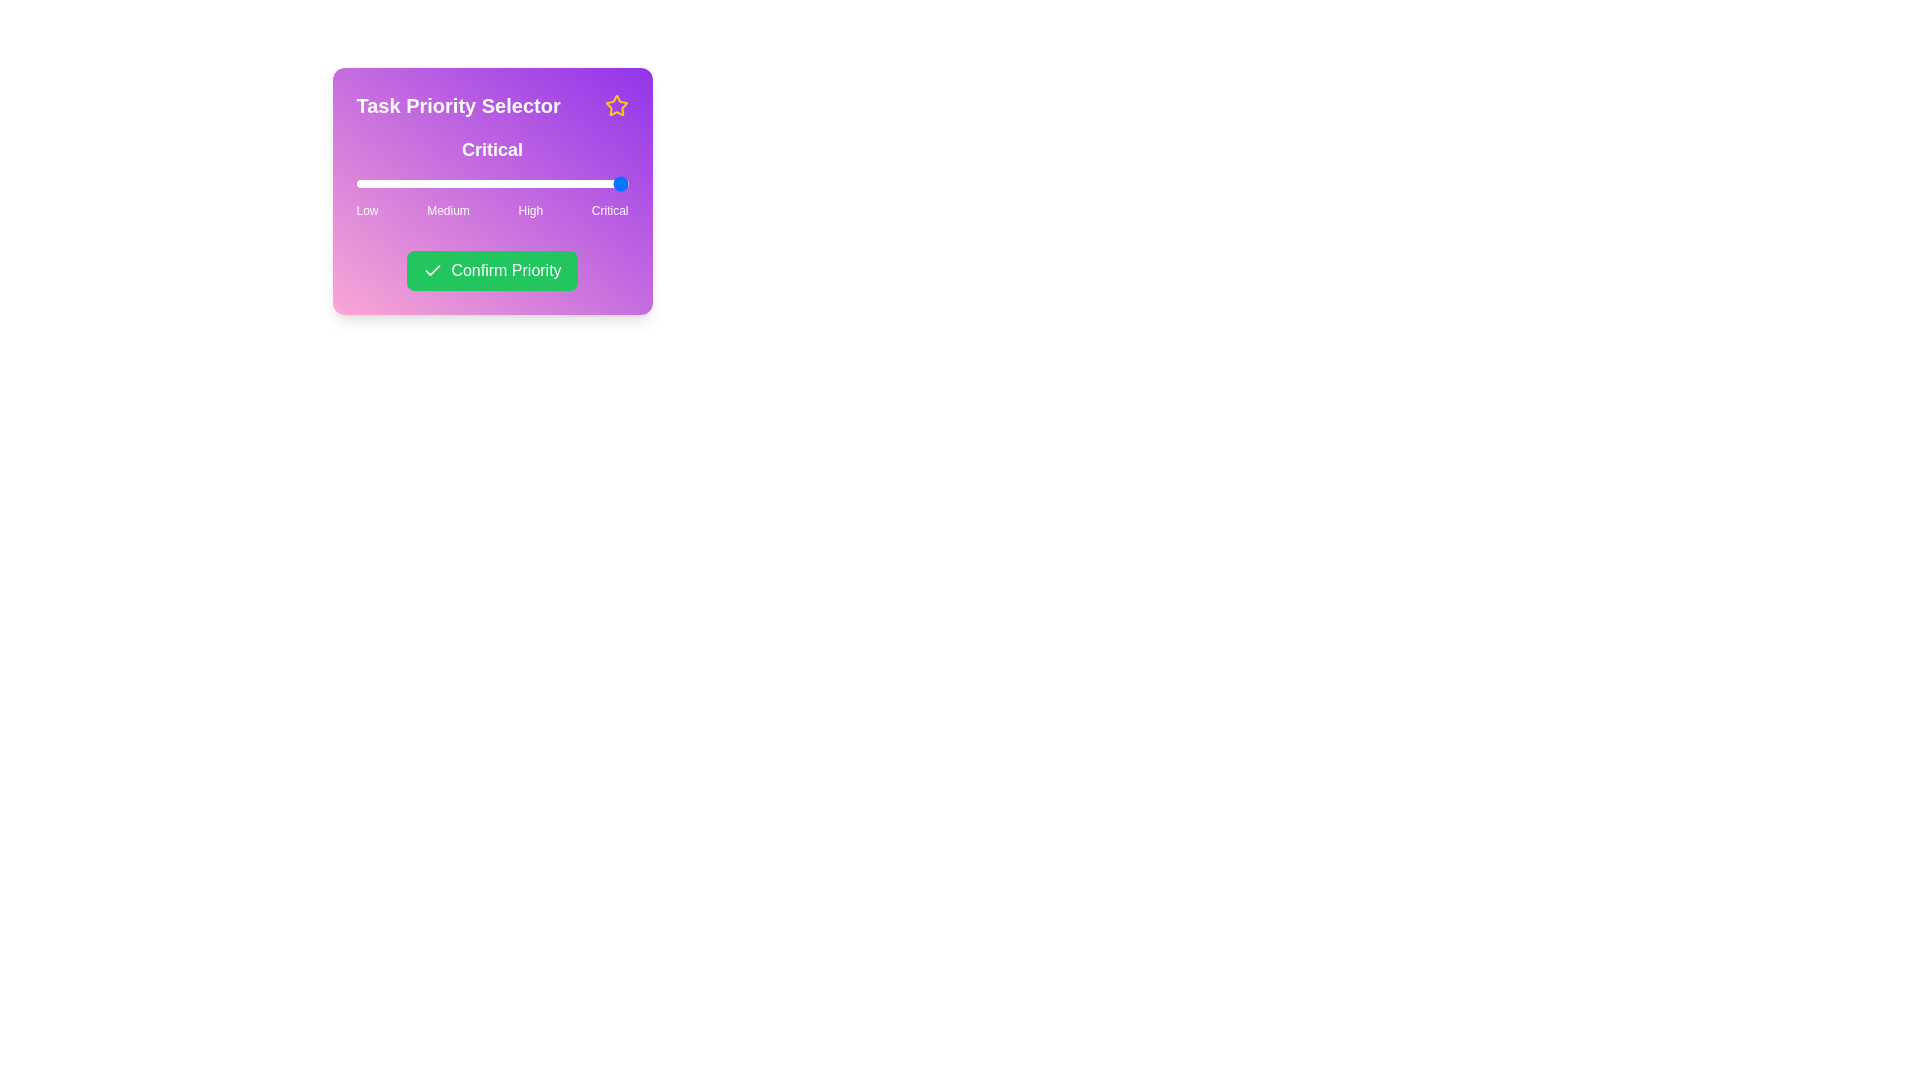 This screenshot has width=1920, height=1080. Describe the element at coordinates (615, 105) in the screenshot. I see `the star-shaped icon located at the top-right corner of the 'Task Priority Selector' card` at that location.